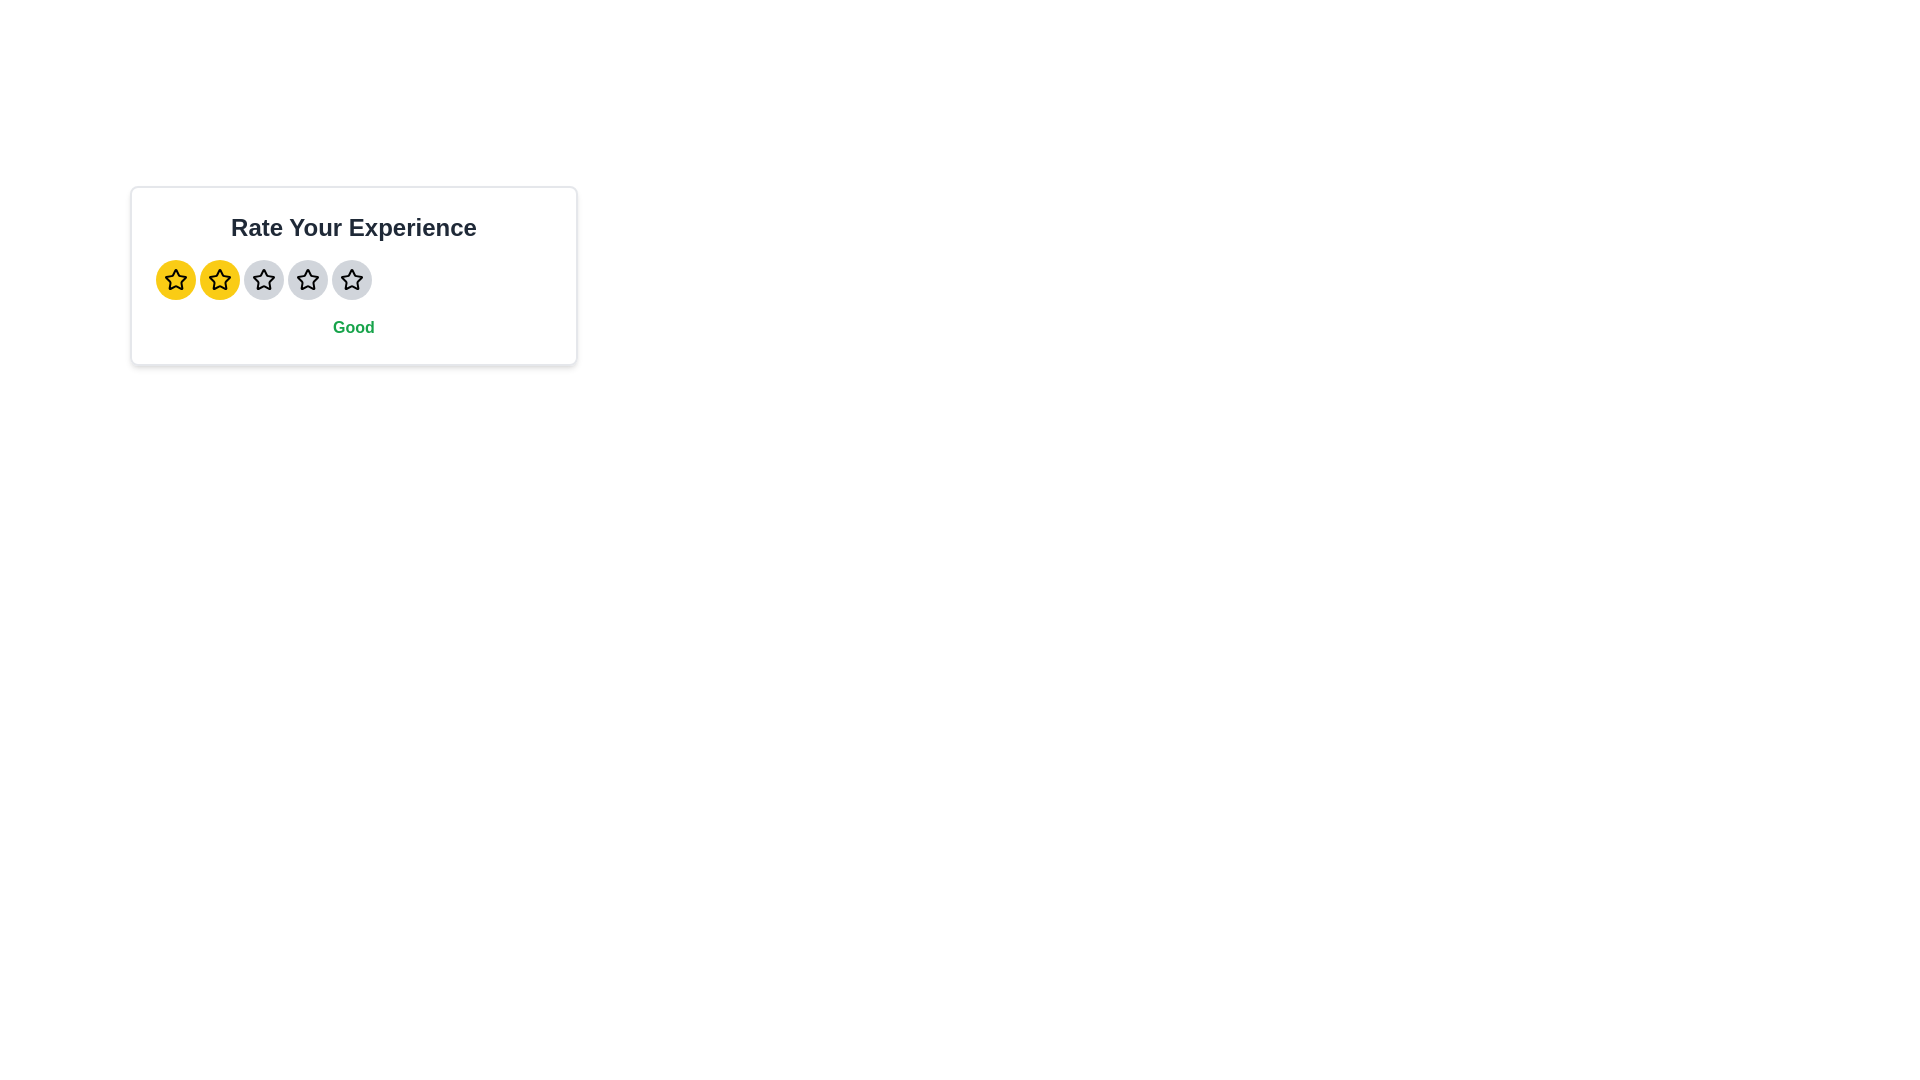 The width and height of the screenshot is (1920, 1080). I want to click on the third star button in the rating system, so click(263, 280).